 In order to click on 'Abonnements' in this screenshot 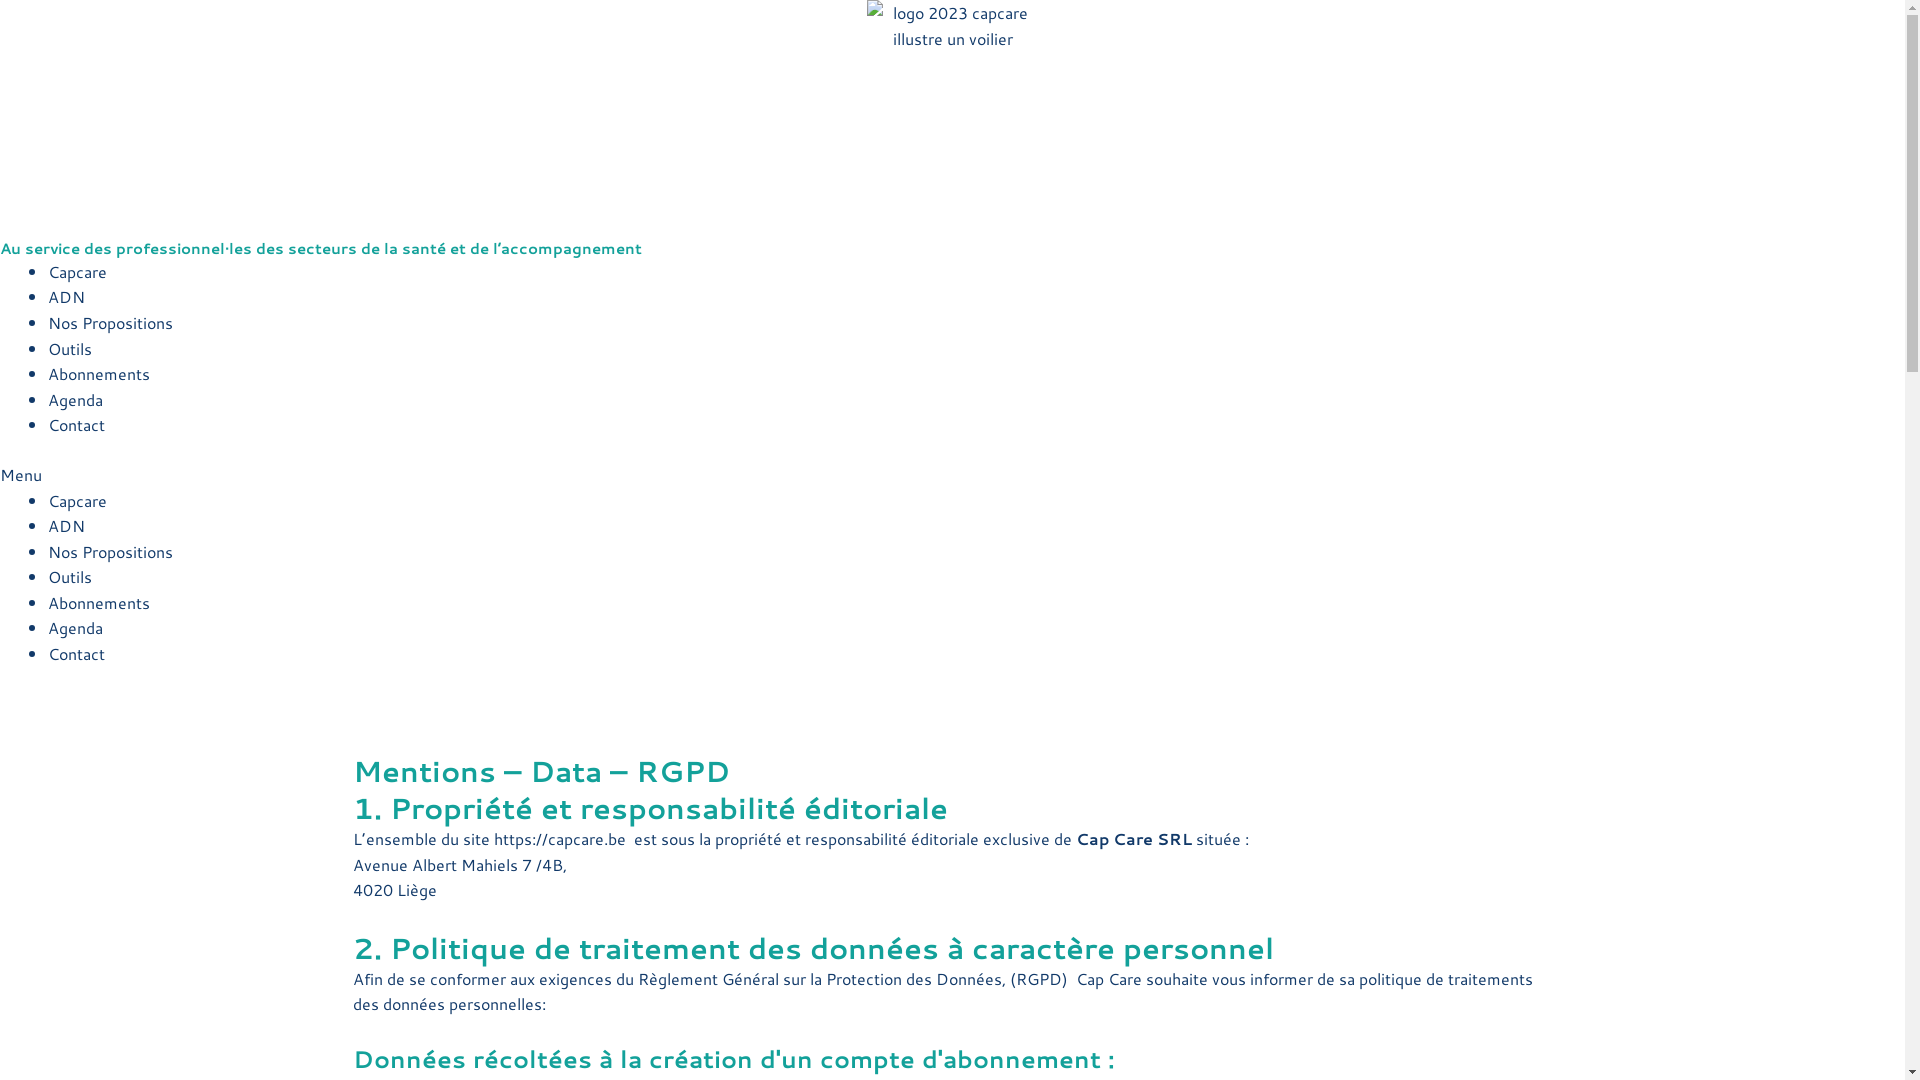, I will do `click(98, 601)`.